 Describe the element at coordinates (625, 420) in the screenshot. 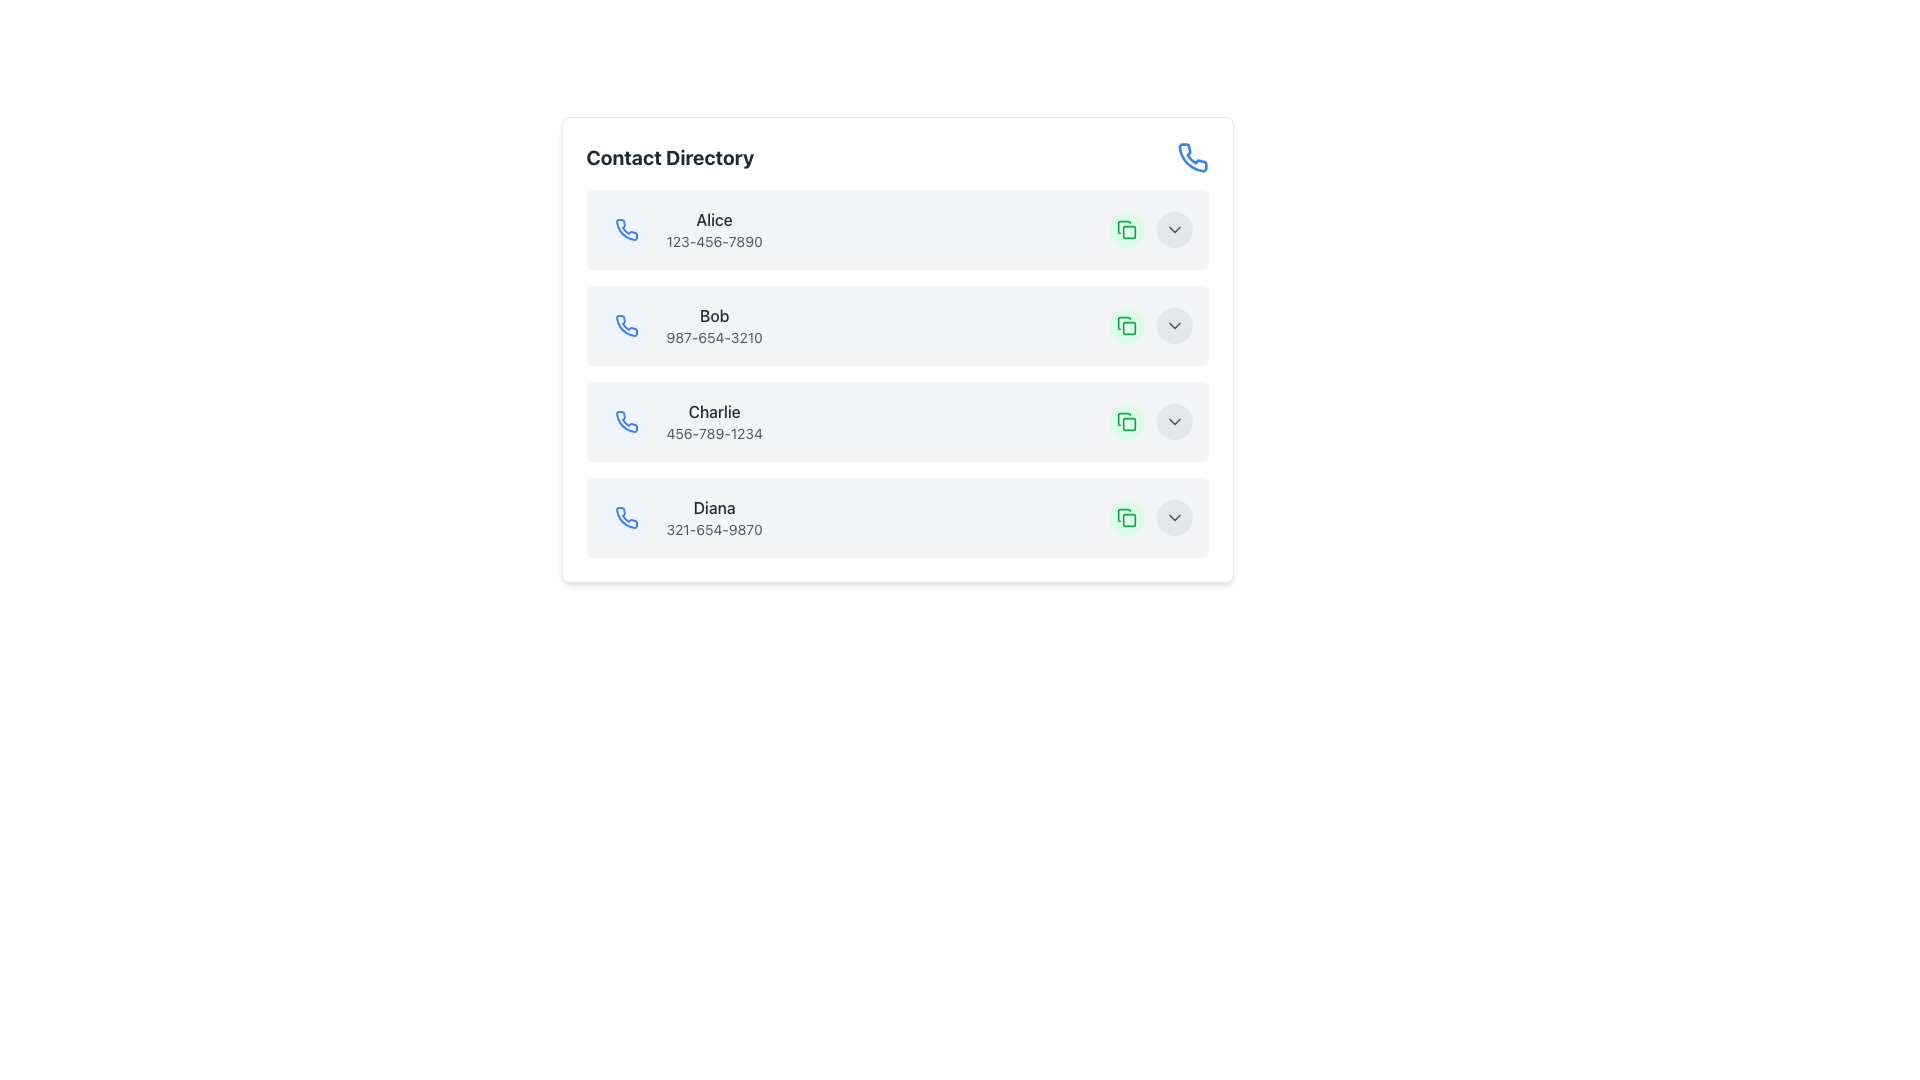

I see `the phone call button aligned with 'Charlie' in the third row to initiate a call` at that location.